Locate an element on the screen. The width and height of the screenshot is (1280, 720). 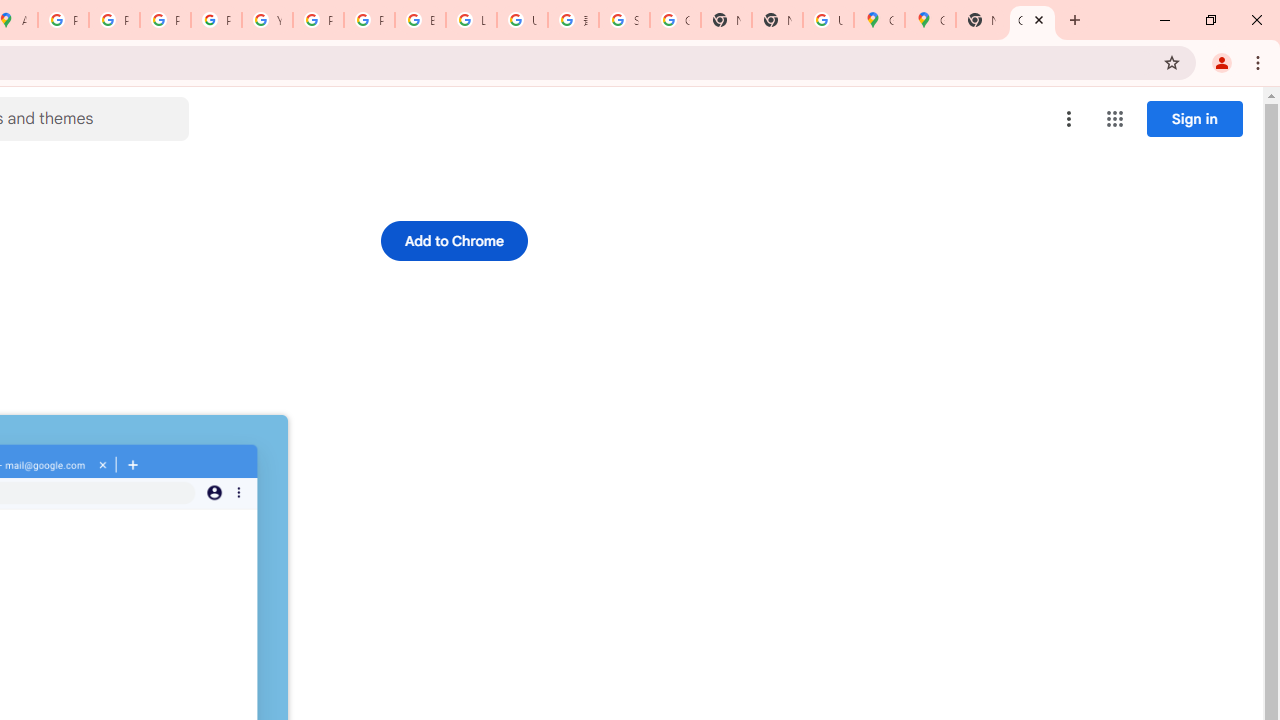
'Use Google Maps in Space - Google Maps Help' is located at coordinates (828, 20).